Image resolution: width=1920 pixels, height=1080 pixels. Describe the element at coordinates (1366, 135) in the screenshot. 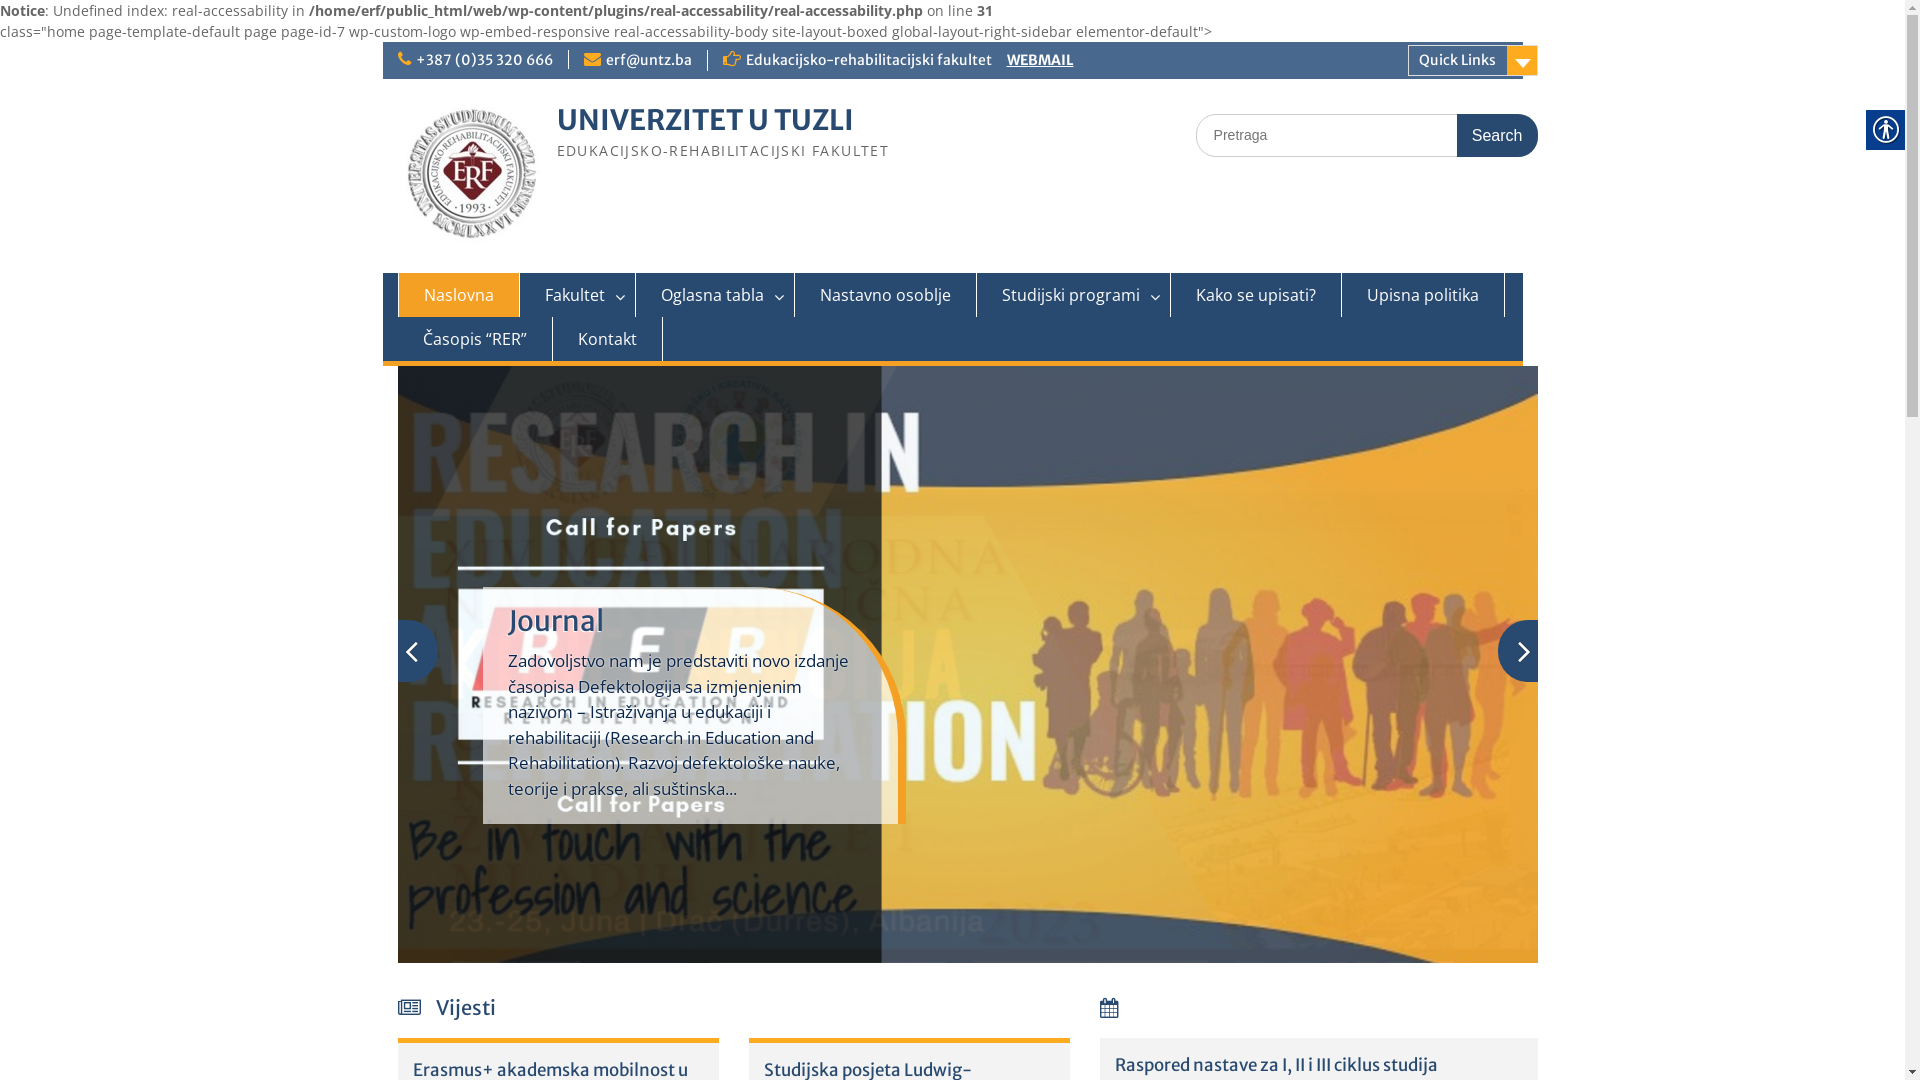

I see `'Search for:'` at that location.